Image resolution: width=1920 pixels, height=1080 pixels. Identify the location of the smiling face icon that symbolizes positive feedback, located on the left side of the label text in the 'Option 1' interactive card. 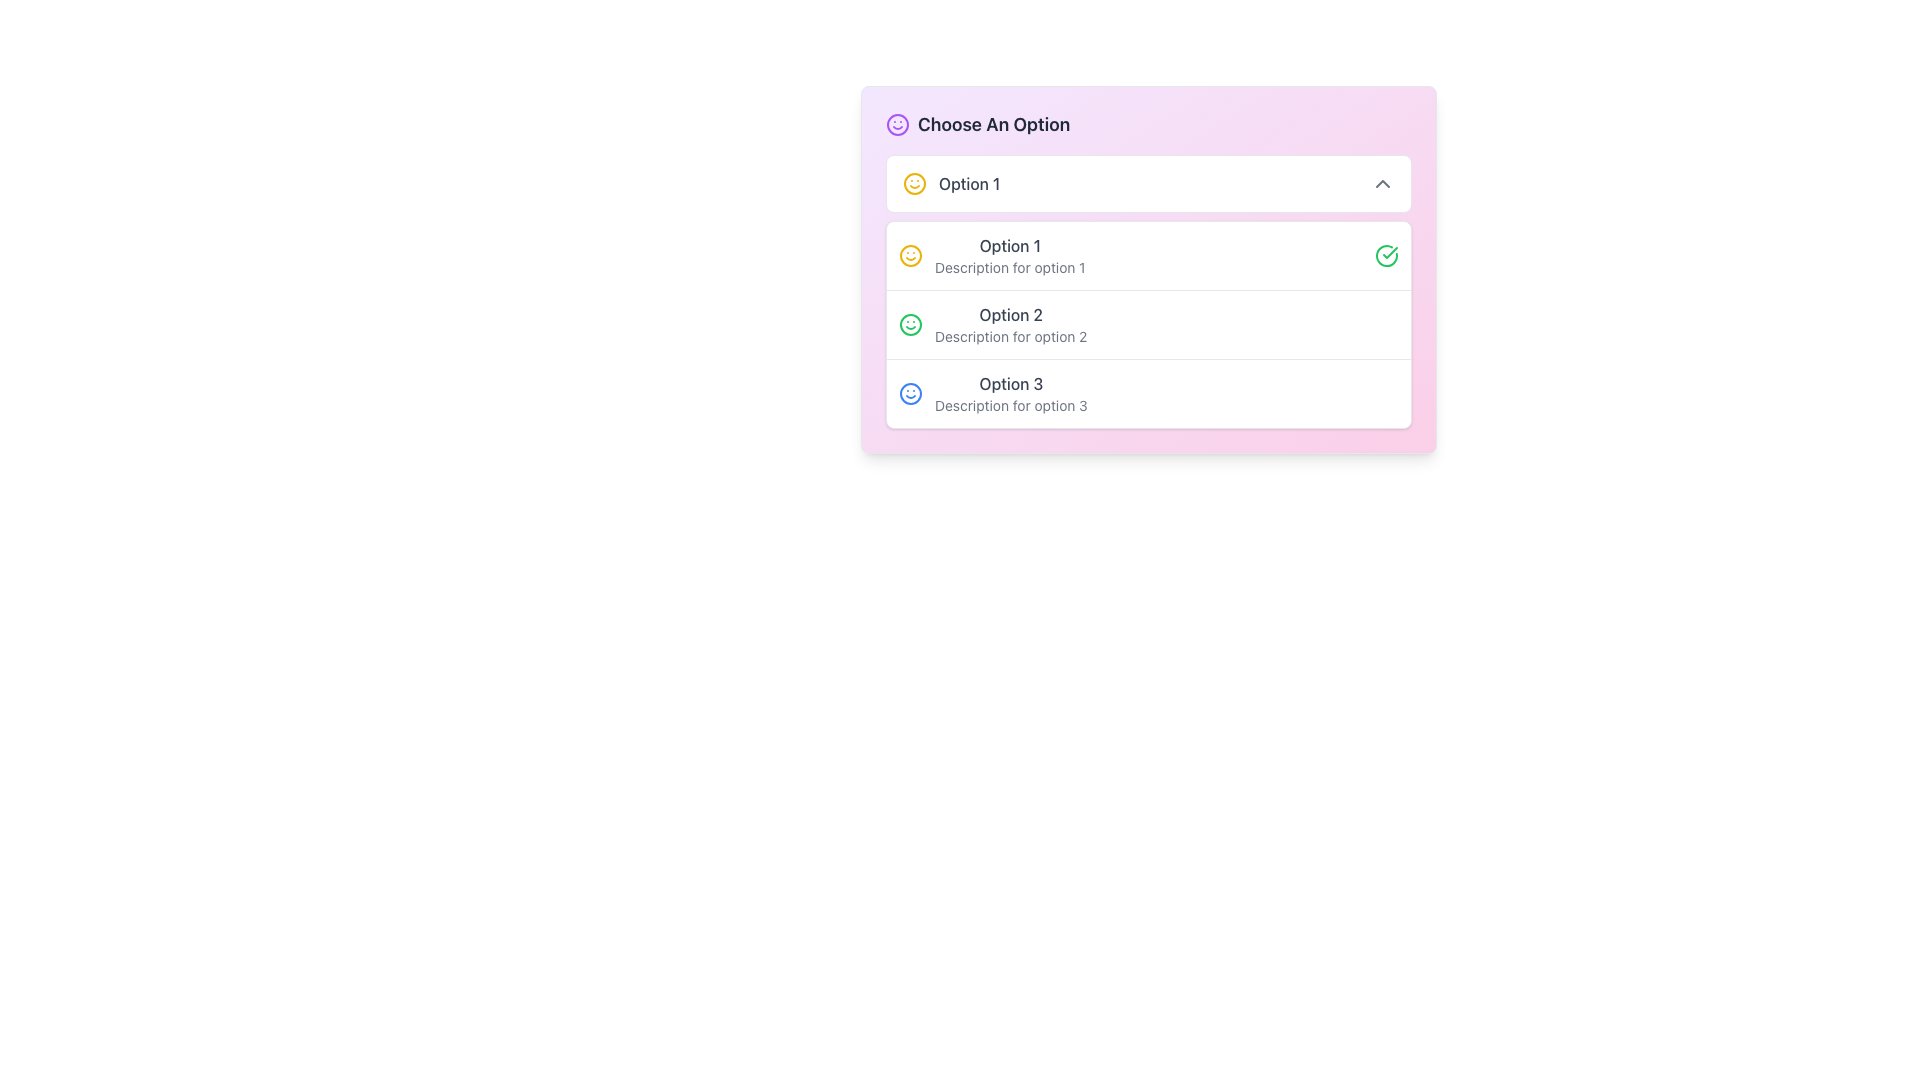
(914, 184).